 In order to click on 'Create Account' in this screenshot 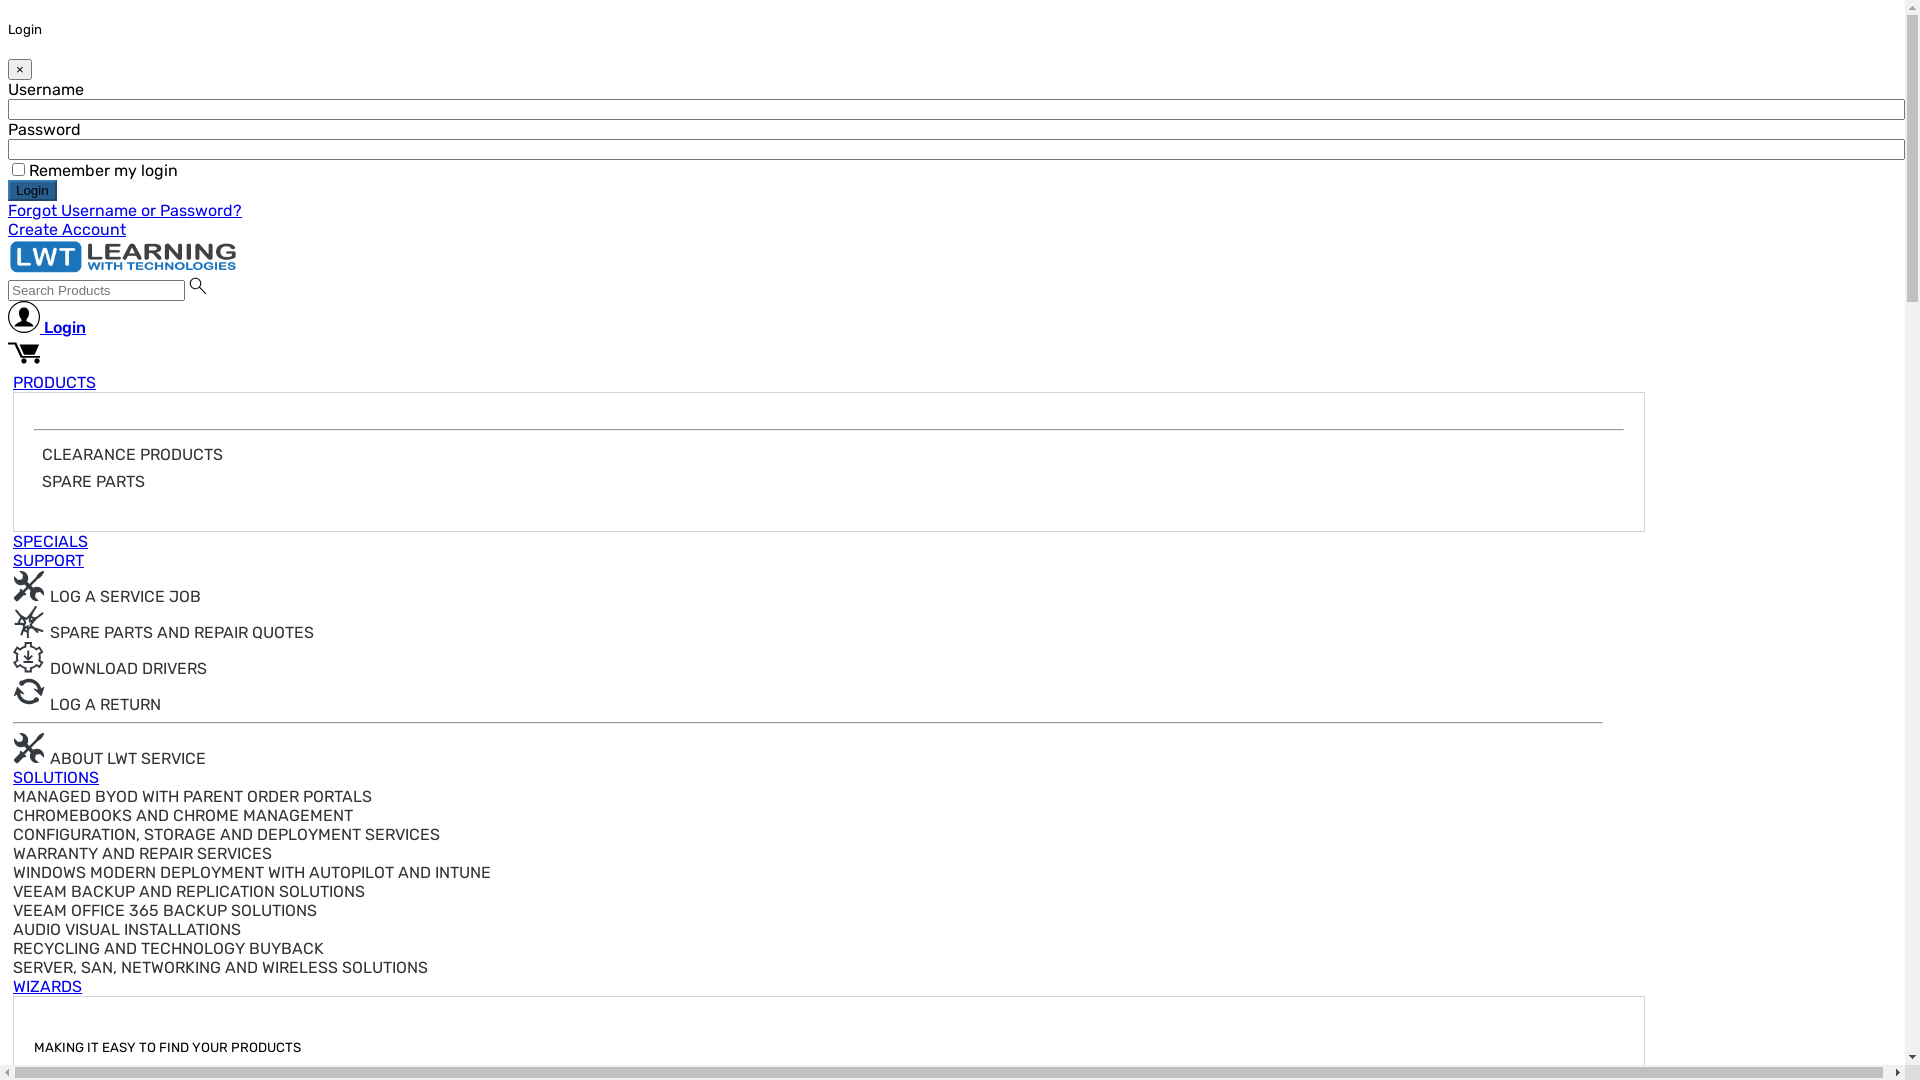, I will do `click(8, 228)`.